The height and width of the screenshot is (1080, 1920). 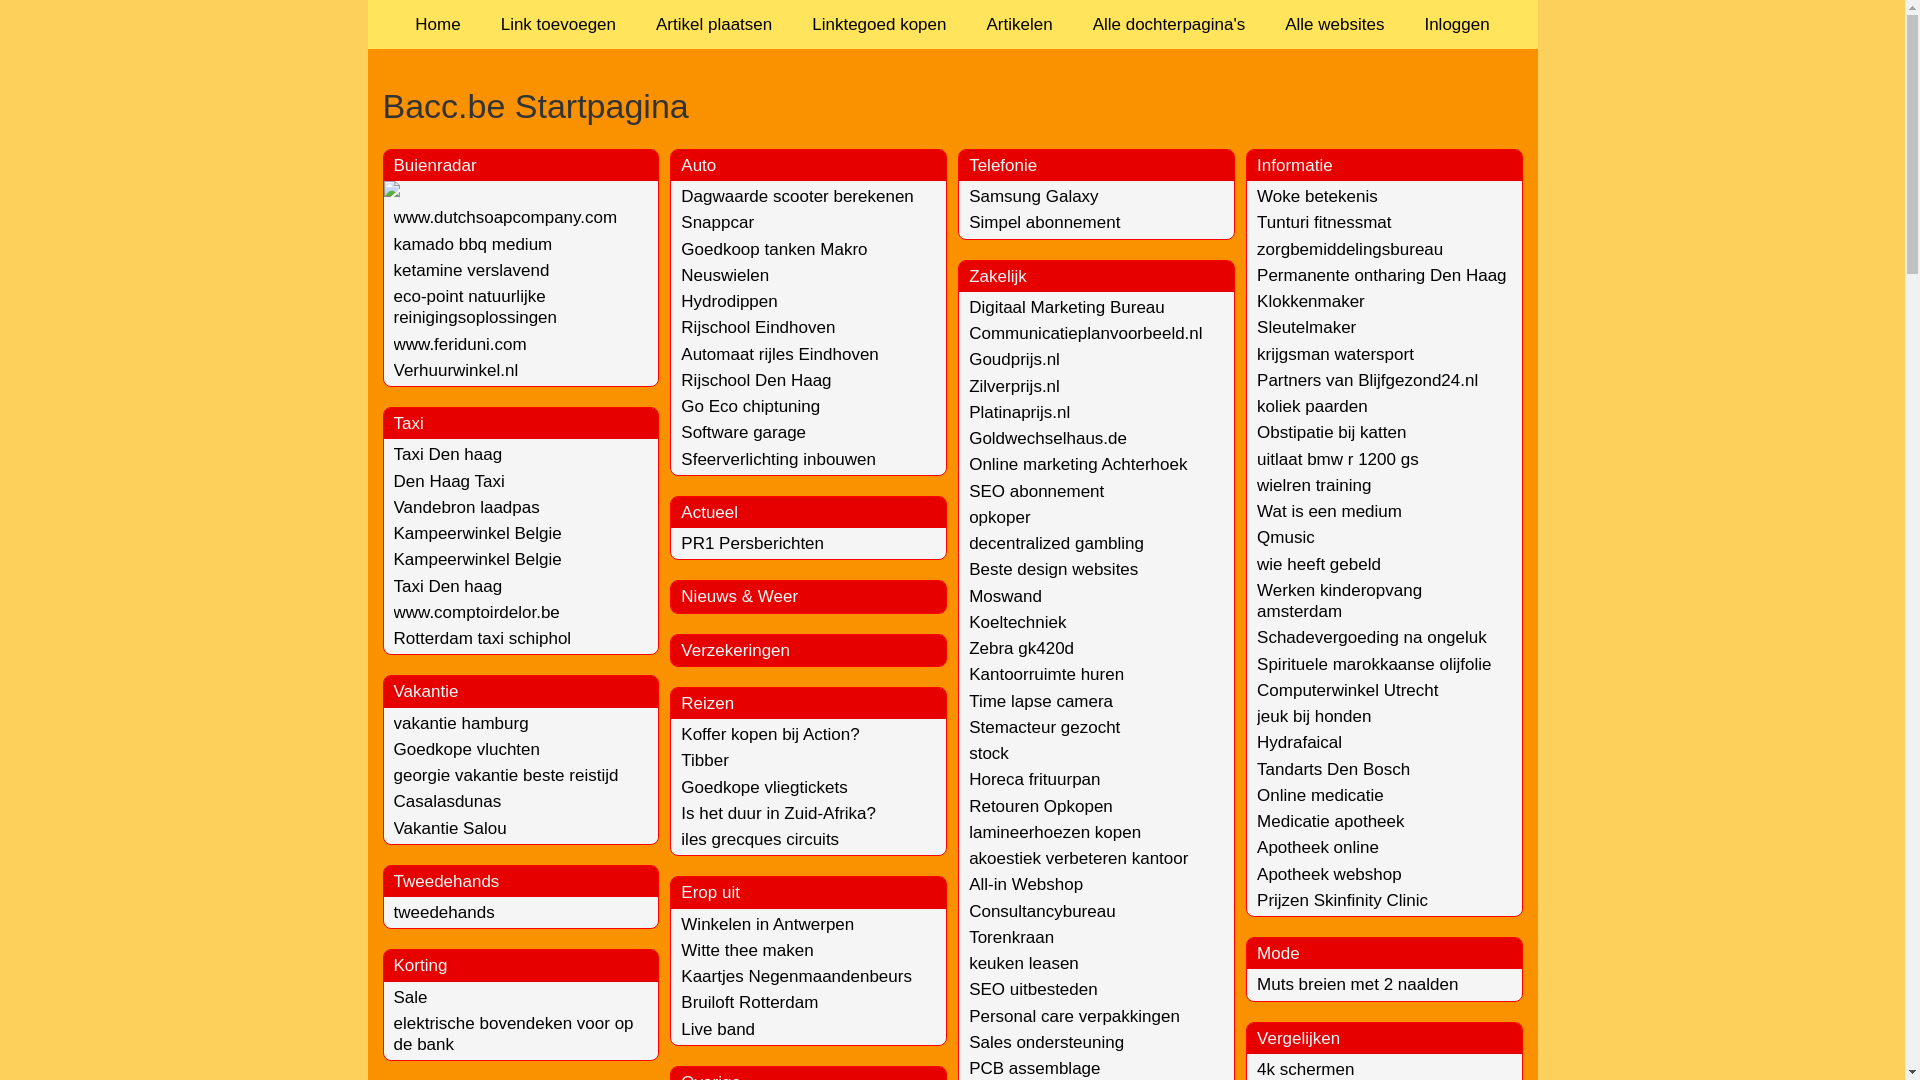 What do you see at coordinates (1317, 196) in the screenshot?
I see `'Woke betekenis'` at bounding box center [1317, 196].